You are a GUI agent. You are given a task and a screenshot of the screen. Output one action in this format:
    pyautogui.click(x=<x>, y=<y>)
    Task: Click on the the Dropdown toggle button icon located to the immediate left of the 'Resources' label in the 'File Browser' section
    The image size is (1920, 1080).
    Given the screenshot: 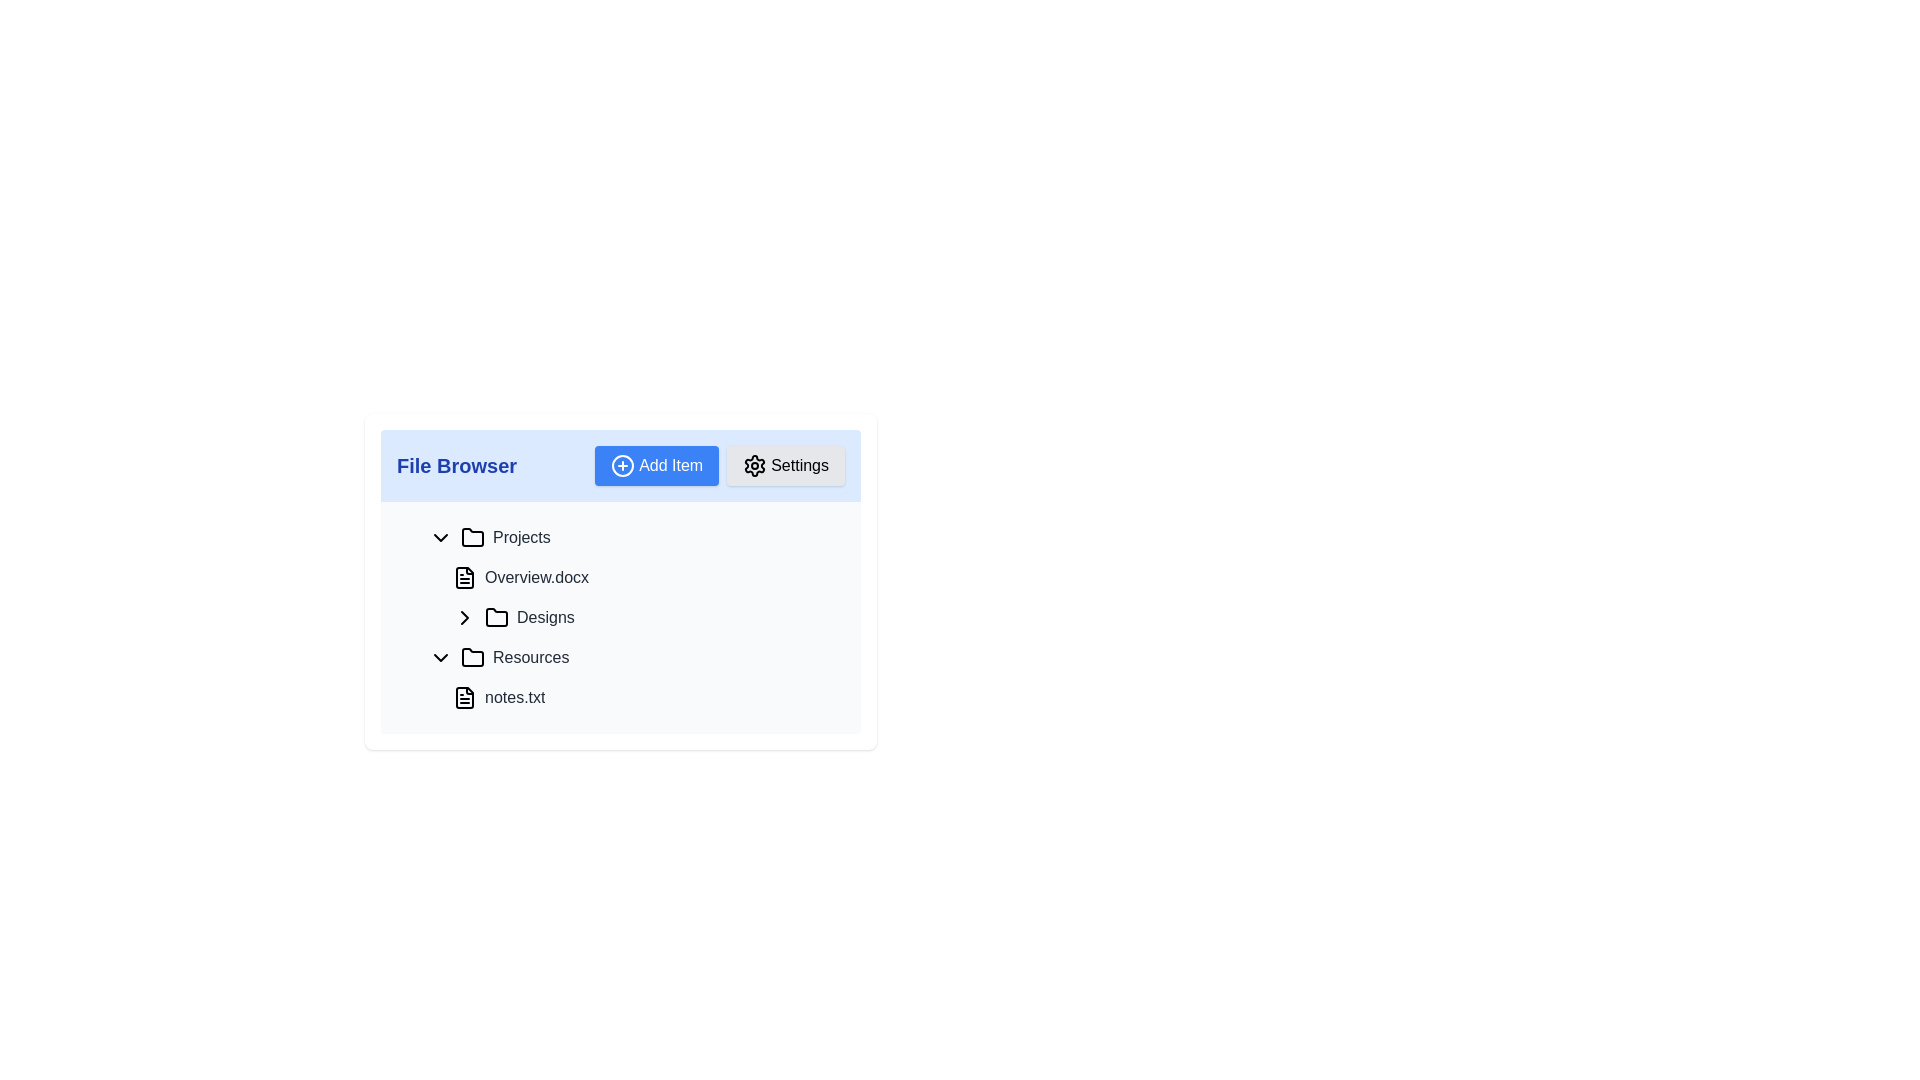 What is the action you would take?
    pyautogui.click(x=440, y=658)
    